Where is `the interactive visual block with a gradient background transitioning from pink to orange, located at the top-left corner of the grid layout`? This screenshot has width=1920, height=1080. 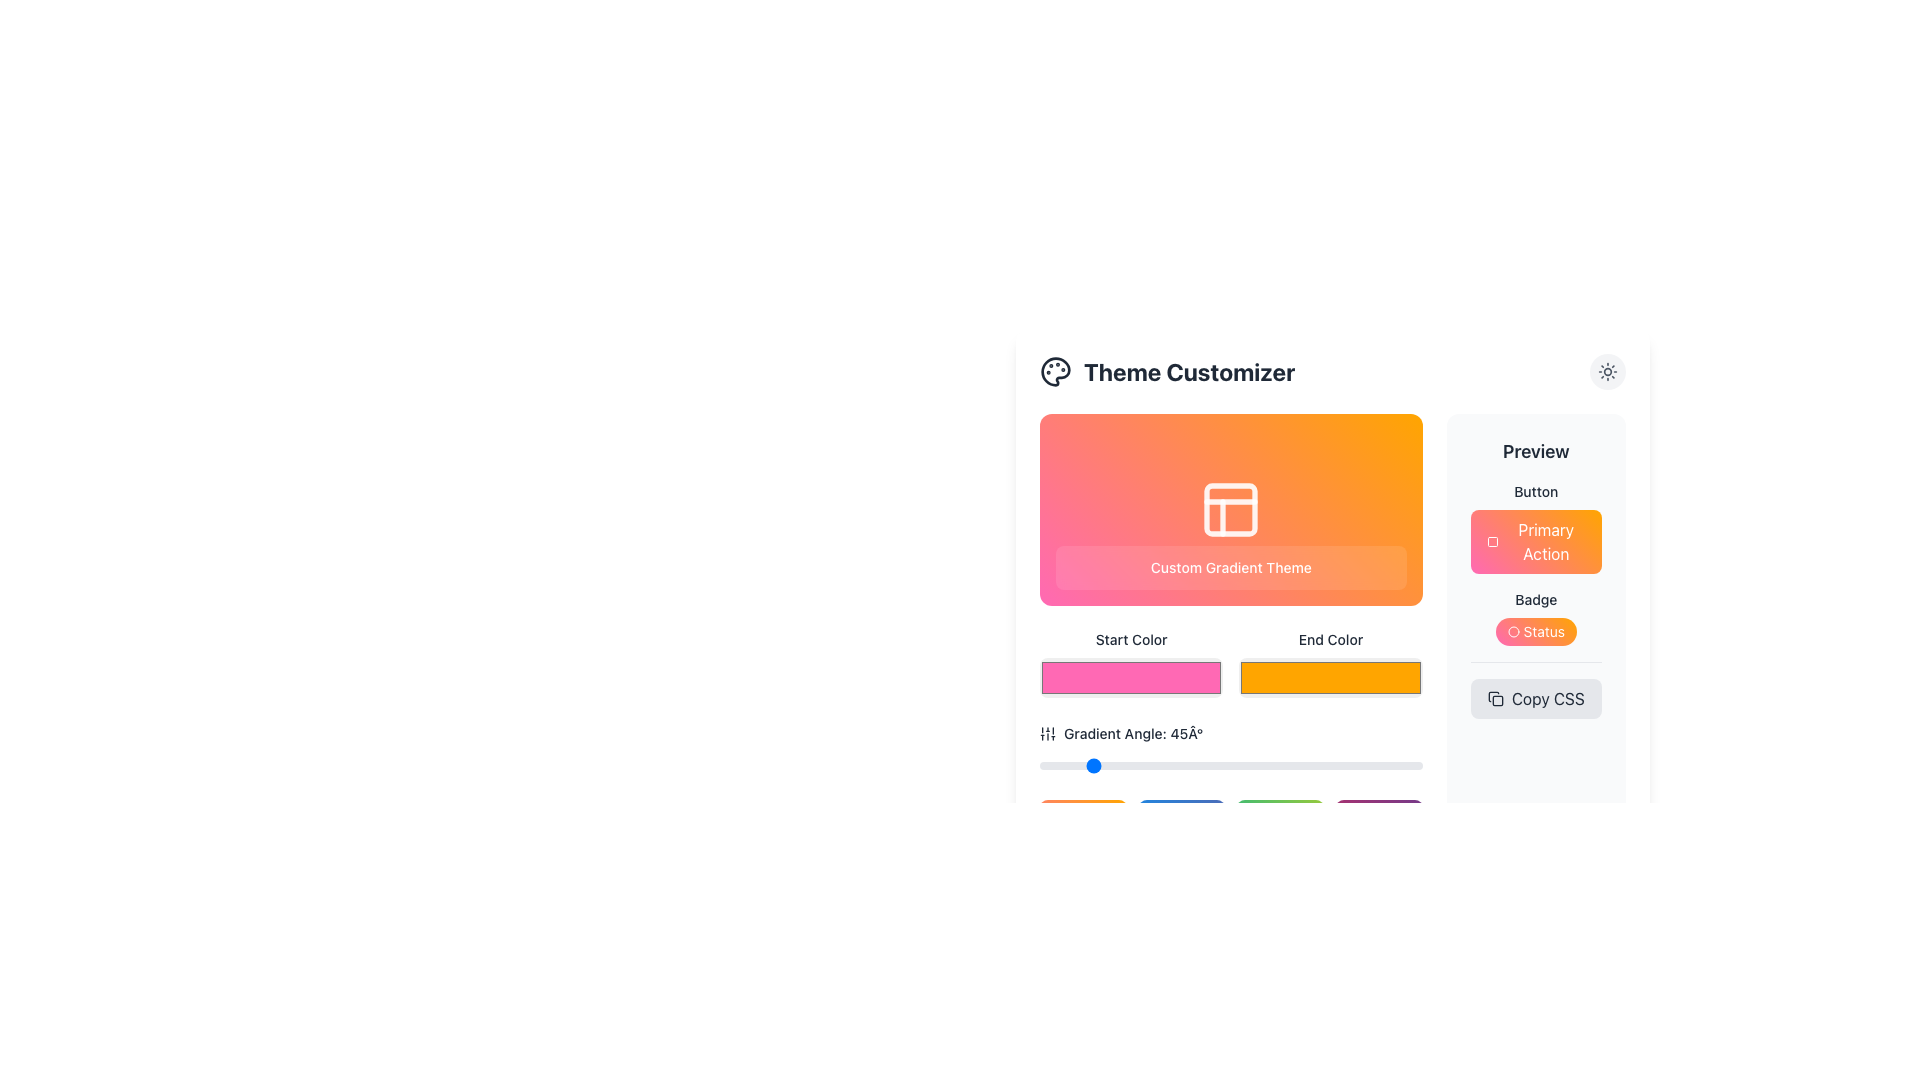 the interactive visual block with a gradient background transitioning from pink to orange, located at the top-left corner of the grid layout is located at coordinates (1082, 840).